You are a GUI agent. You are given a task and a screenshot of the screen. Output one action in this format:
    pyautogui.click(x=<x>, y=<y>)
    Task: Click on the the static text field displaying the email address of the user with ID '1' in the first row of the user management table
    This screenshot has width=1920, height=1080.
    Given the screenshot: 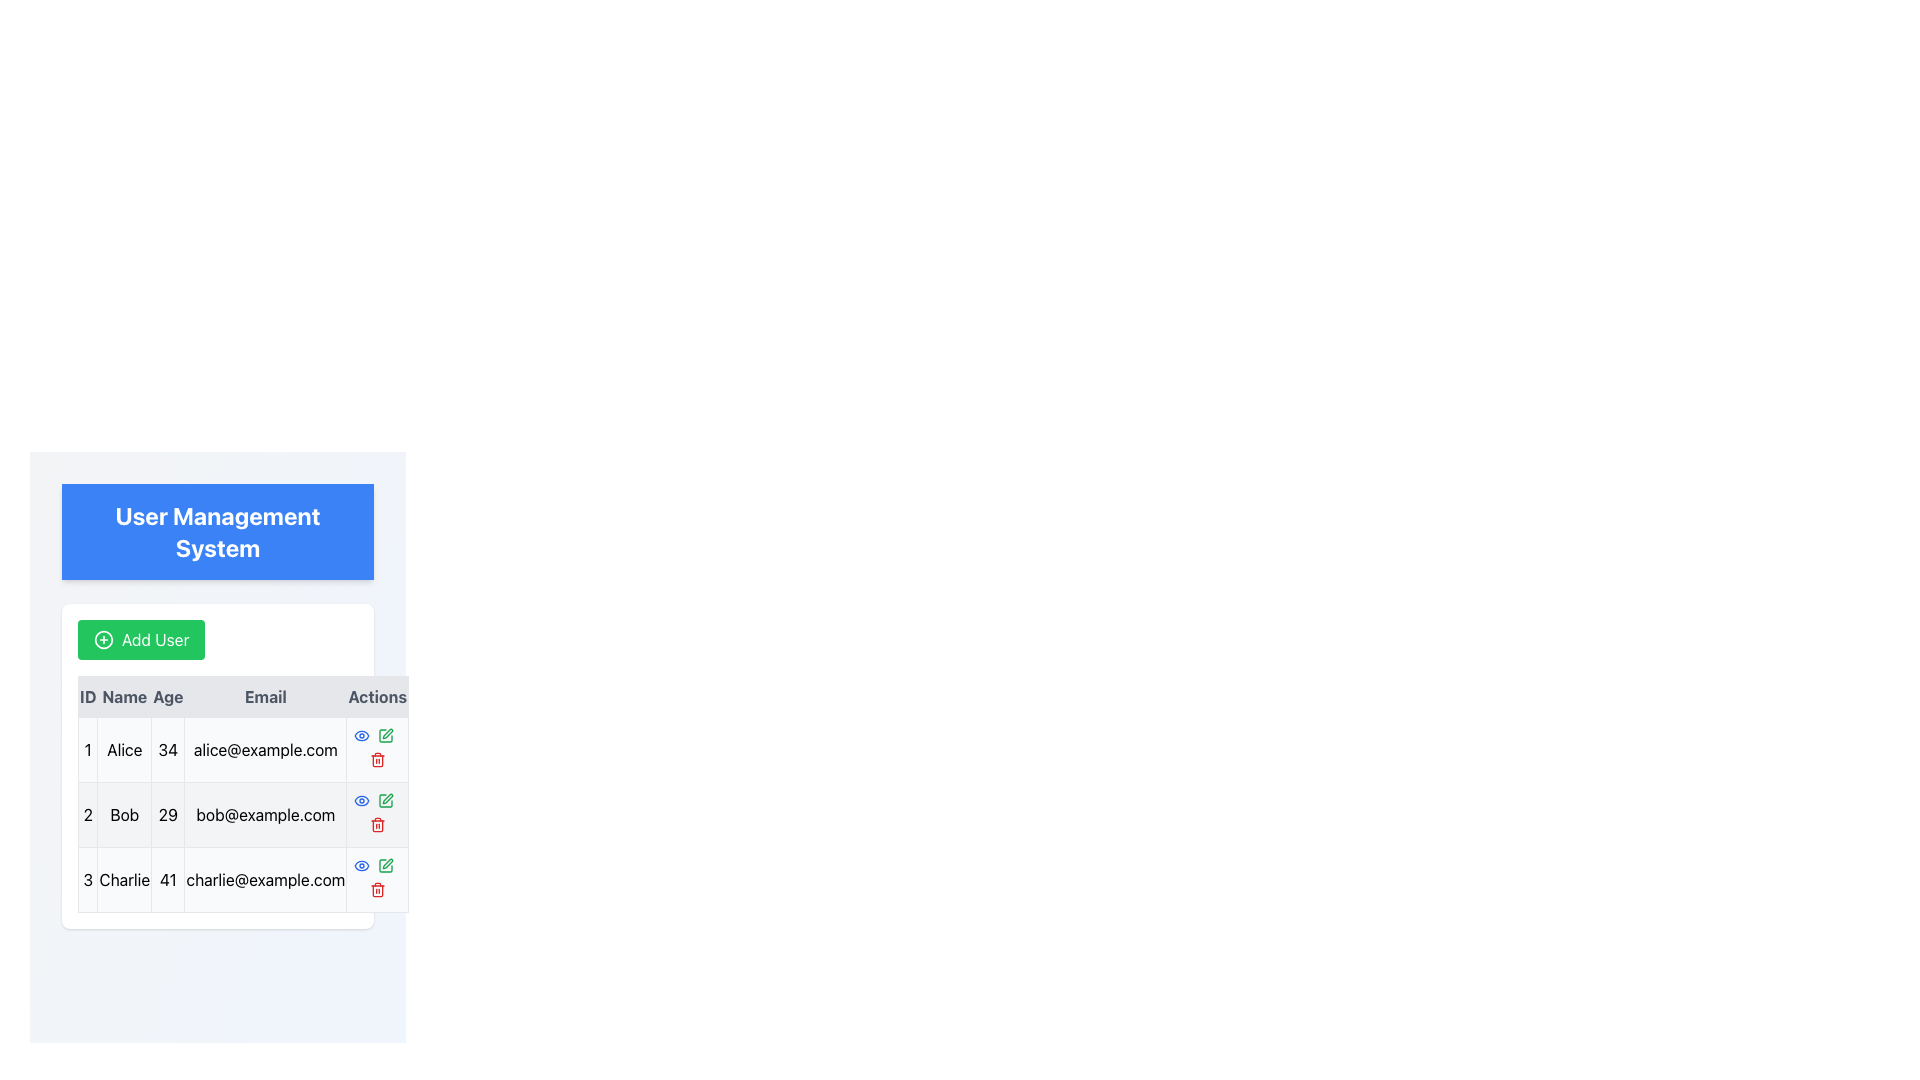 What is the action you would take?
    pyautogui.click(x=264, y=749)
    